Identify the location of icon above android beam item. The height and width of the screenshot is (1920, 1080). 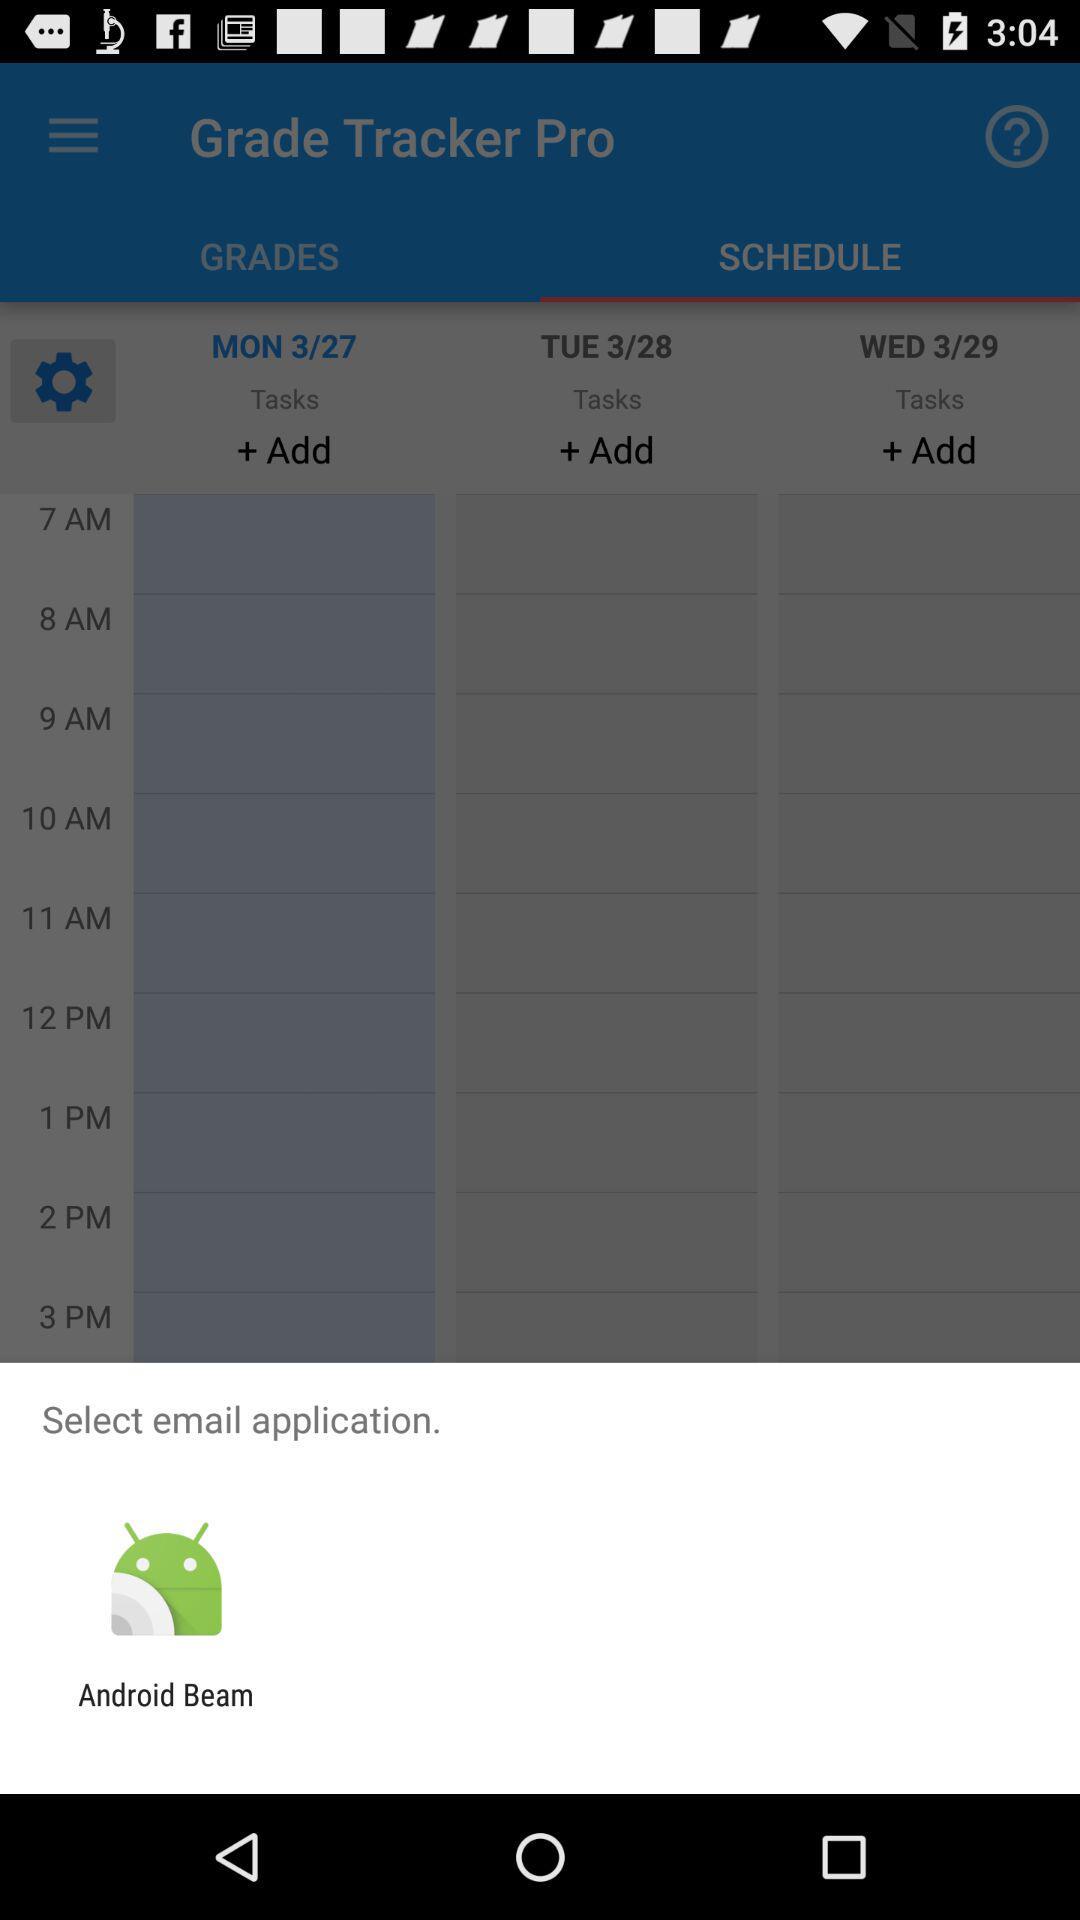
(165, 1579).